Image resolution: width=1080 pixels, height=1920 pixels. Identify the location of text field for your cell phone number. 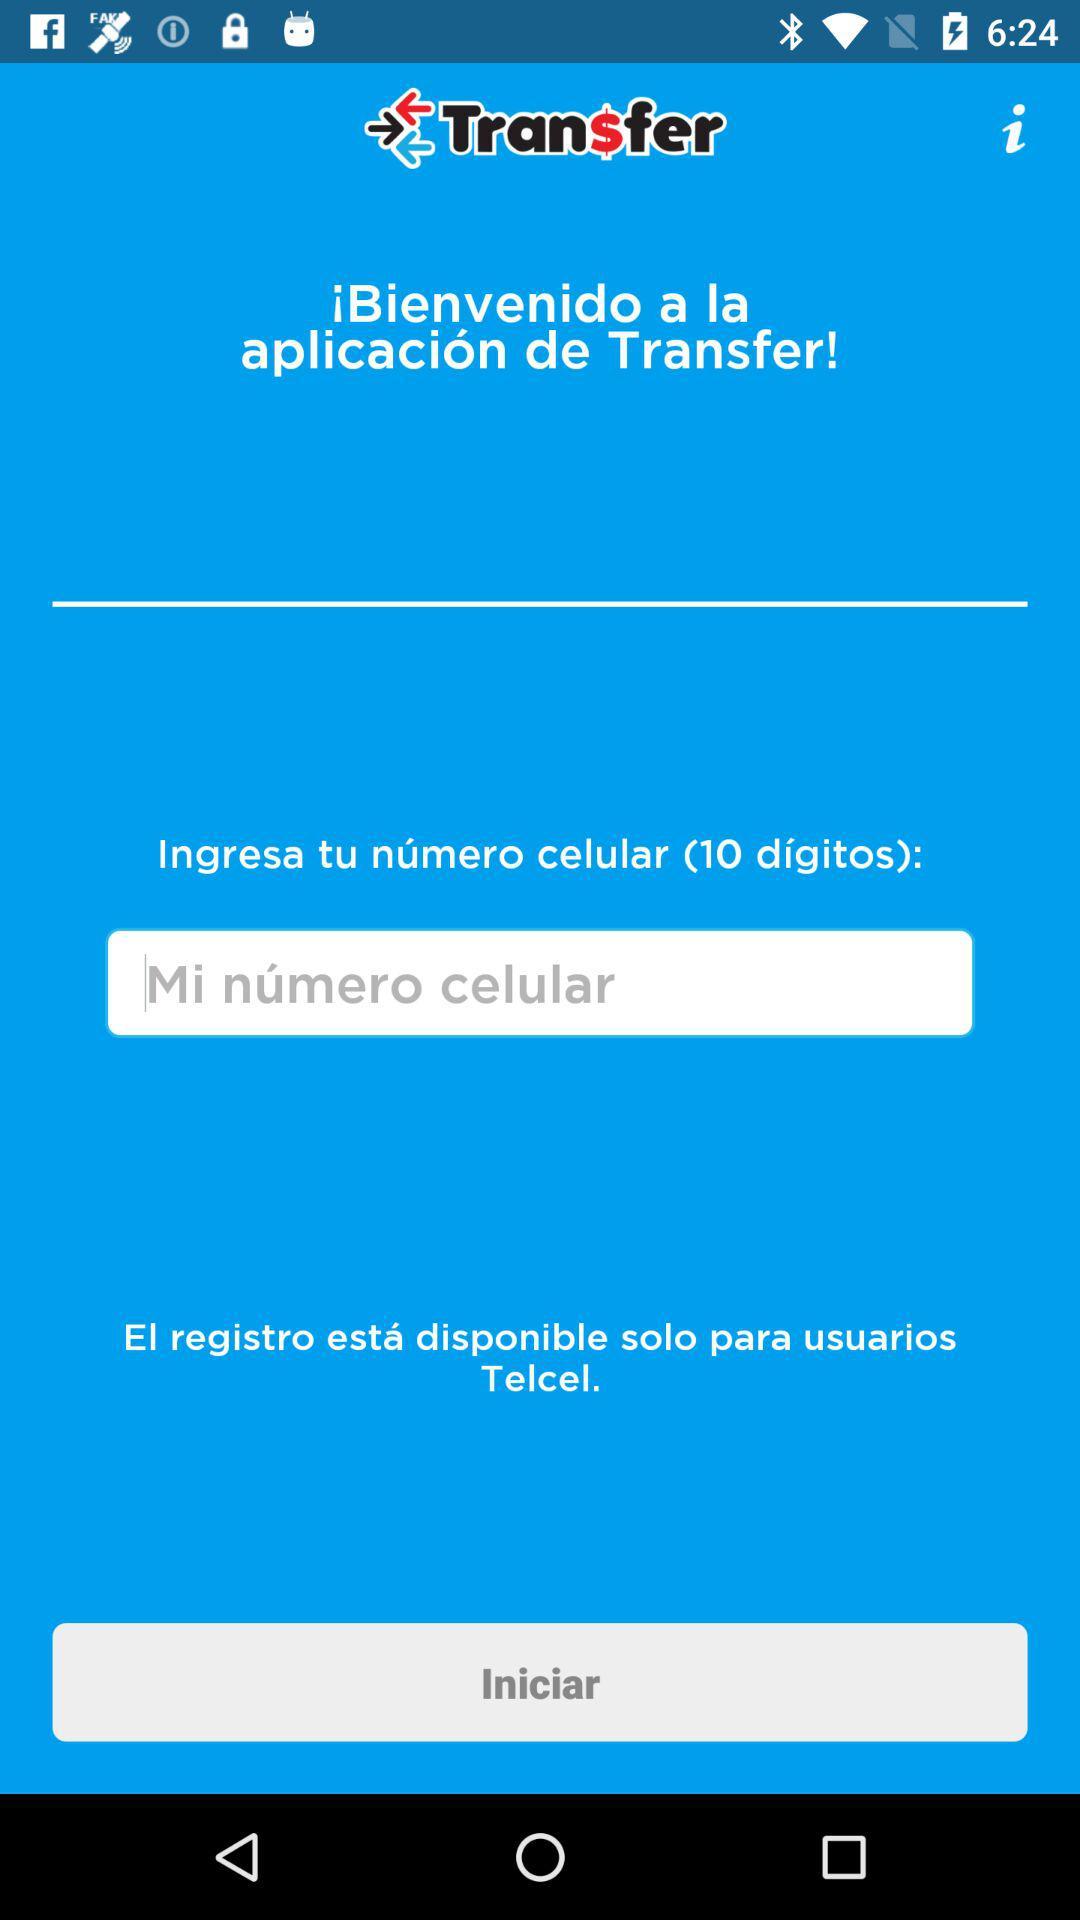
(540, 982).